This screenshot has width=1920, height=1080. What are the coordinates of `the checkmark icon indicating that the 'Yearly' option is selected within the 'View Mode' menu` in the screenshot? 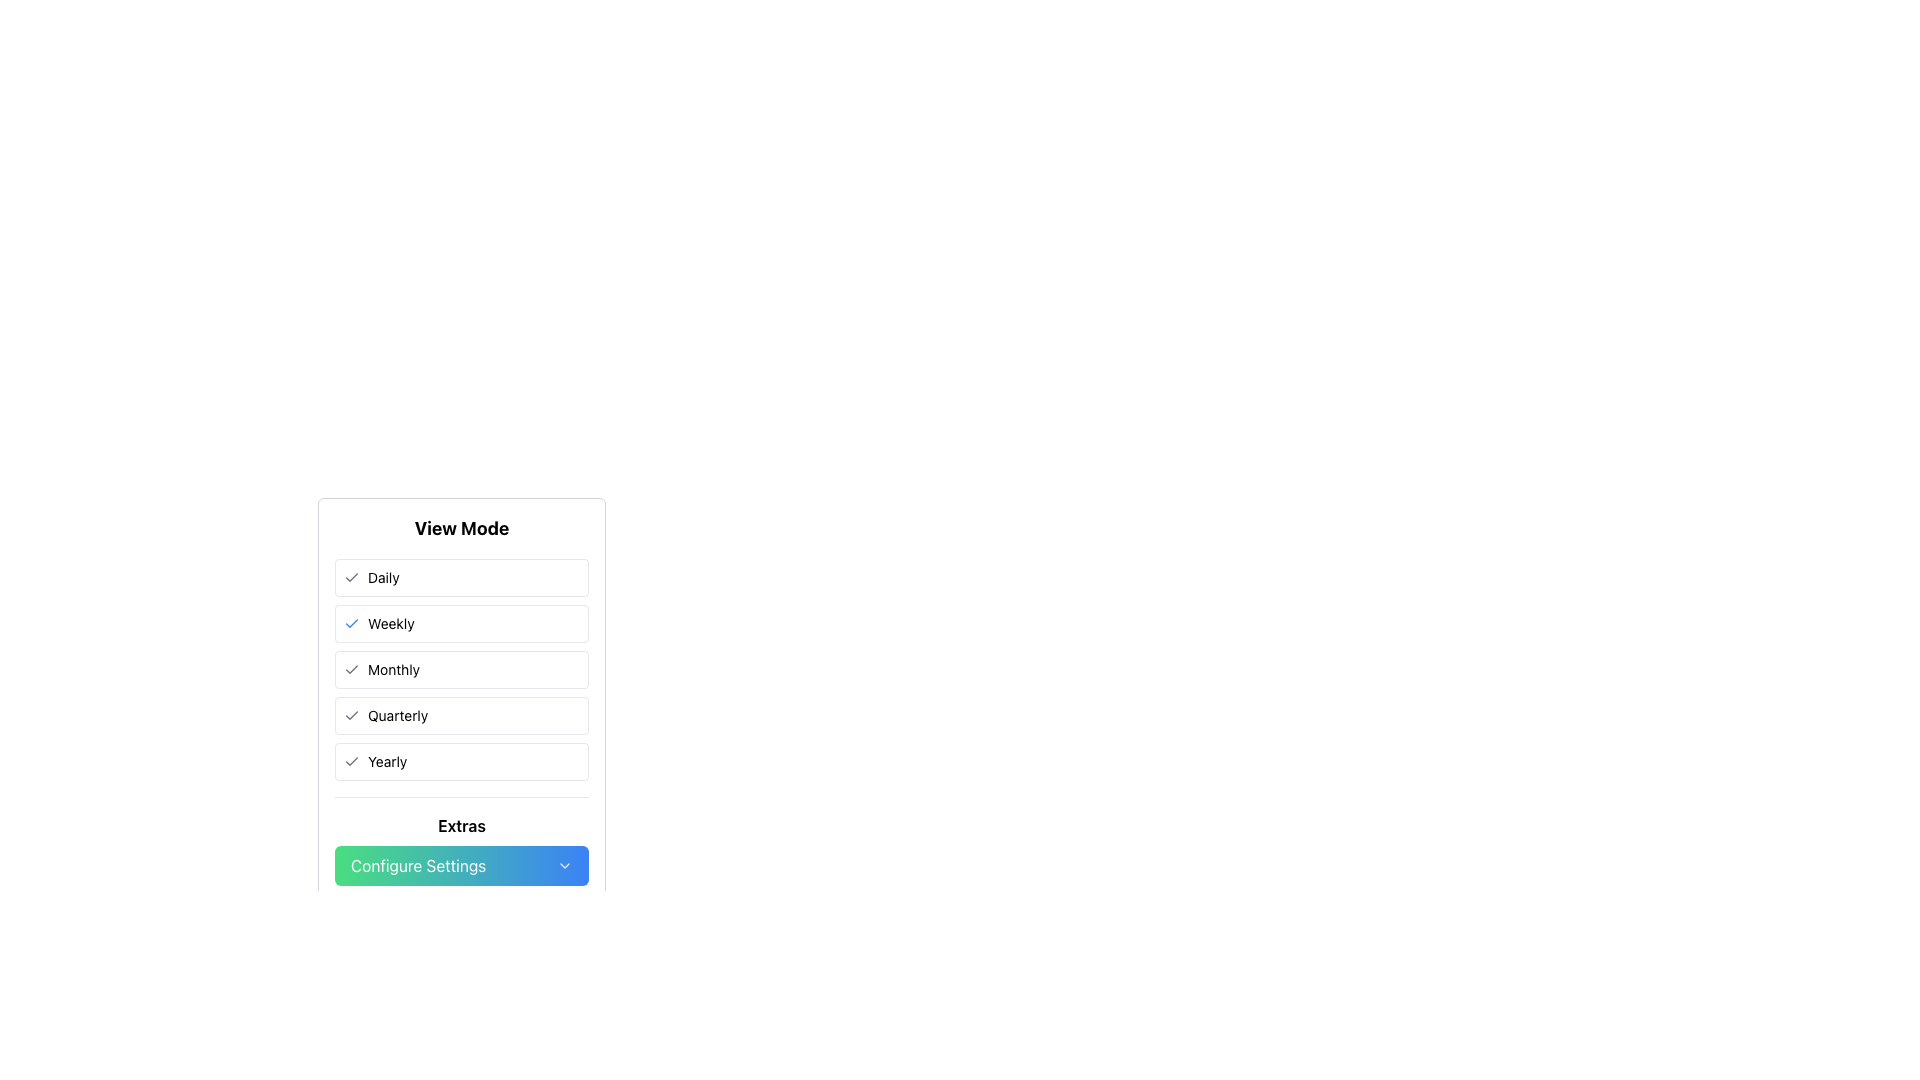 It's located at (351, 762).